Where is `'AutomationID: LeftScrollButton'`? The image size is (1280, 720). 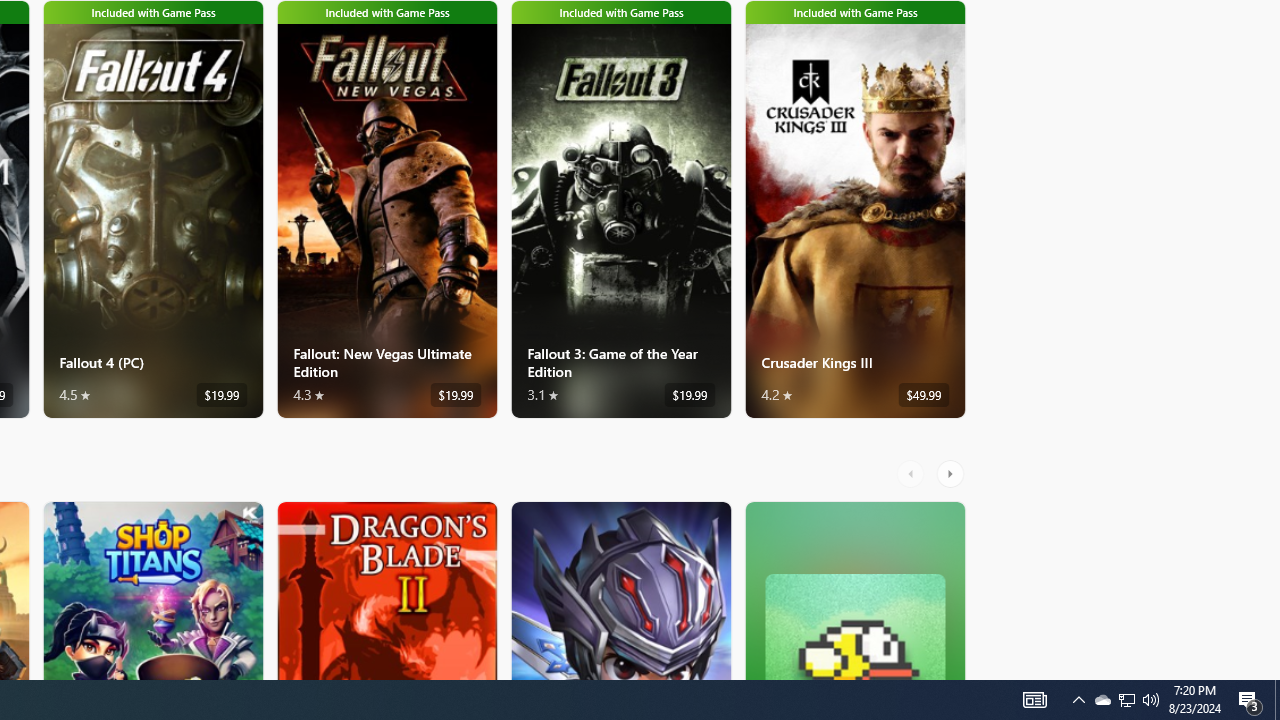 'AutomationID: LeftScrollButton' is located at coordinates (912, 473).